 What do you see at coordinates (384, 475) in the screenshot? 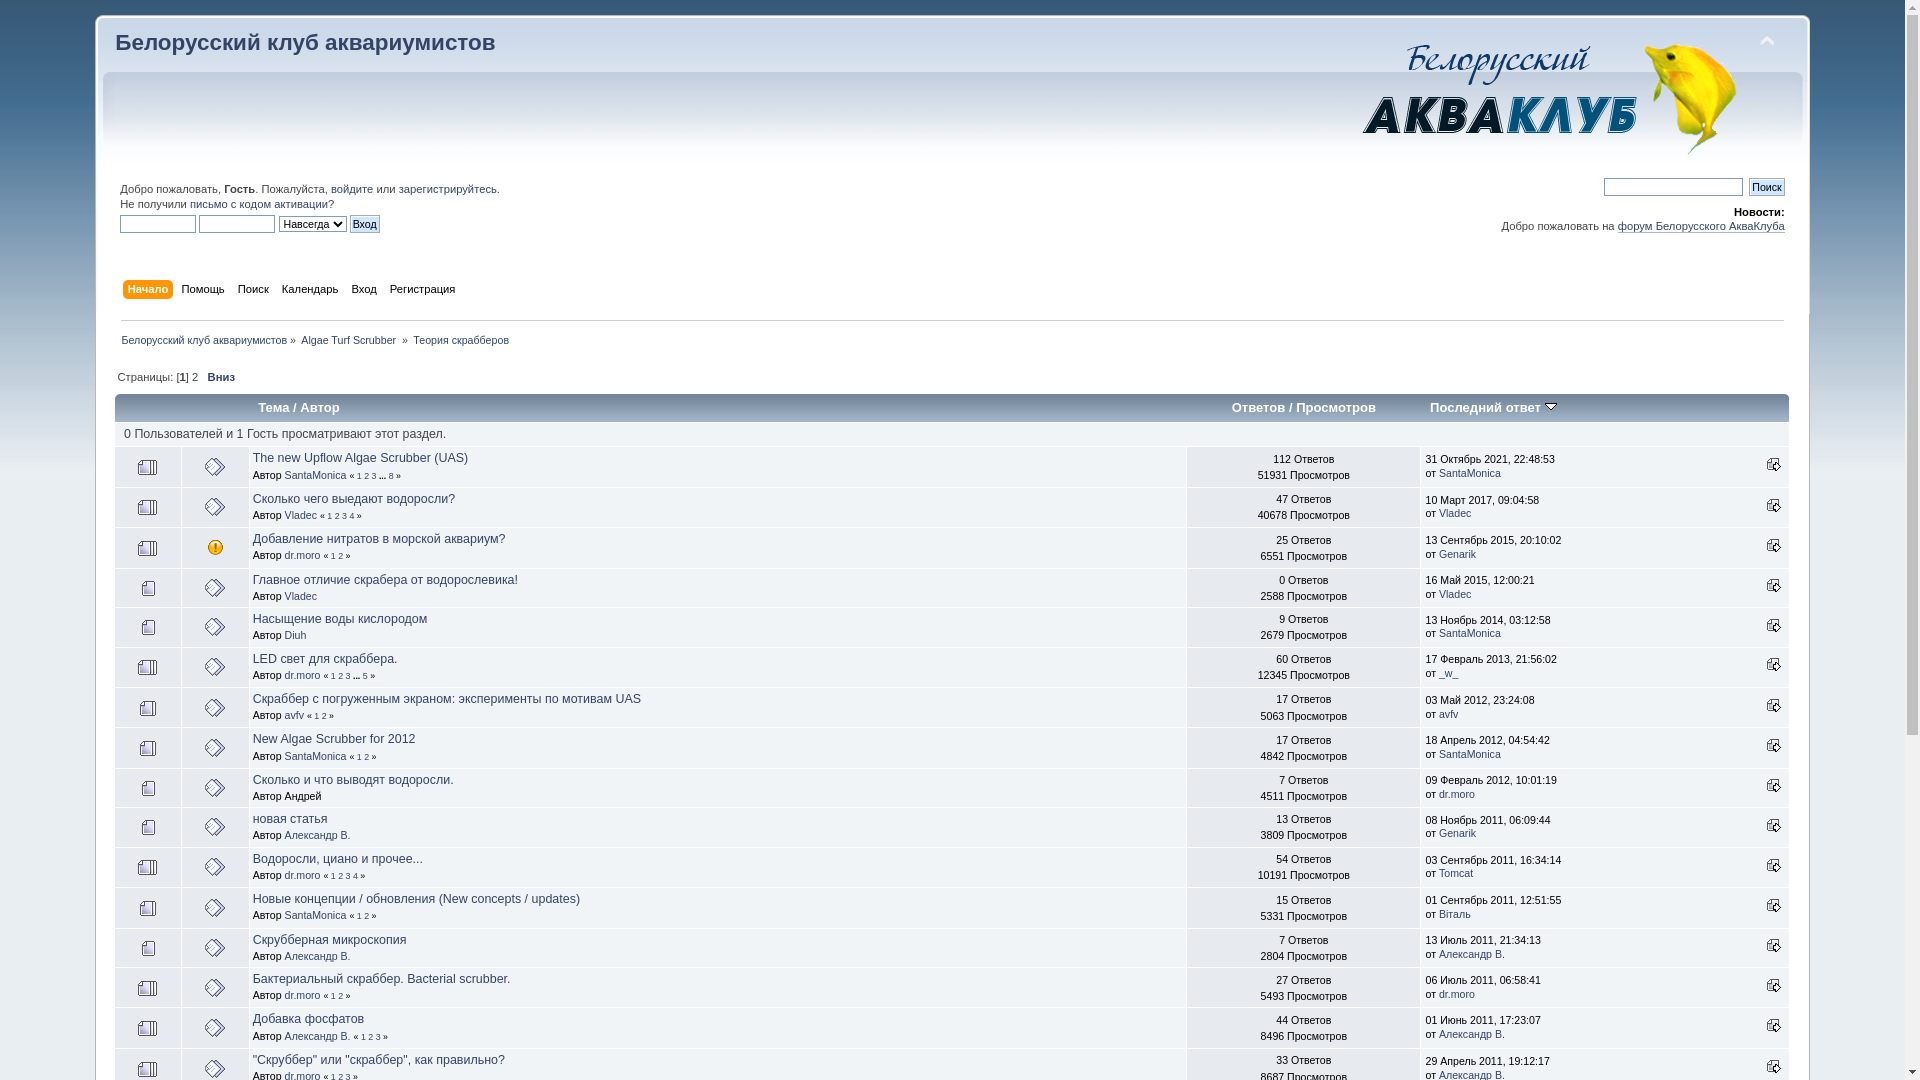
I see `'...'` at bounding box center [384, 475].